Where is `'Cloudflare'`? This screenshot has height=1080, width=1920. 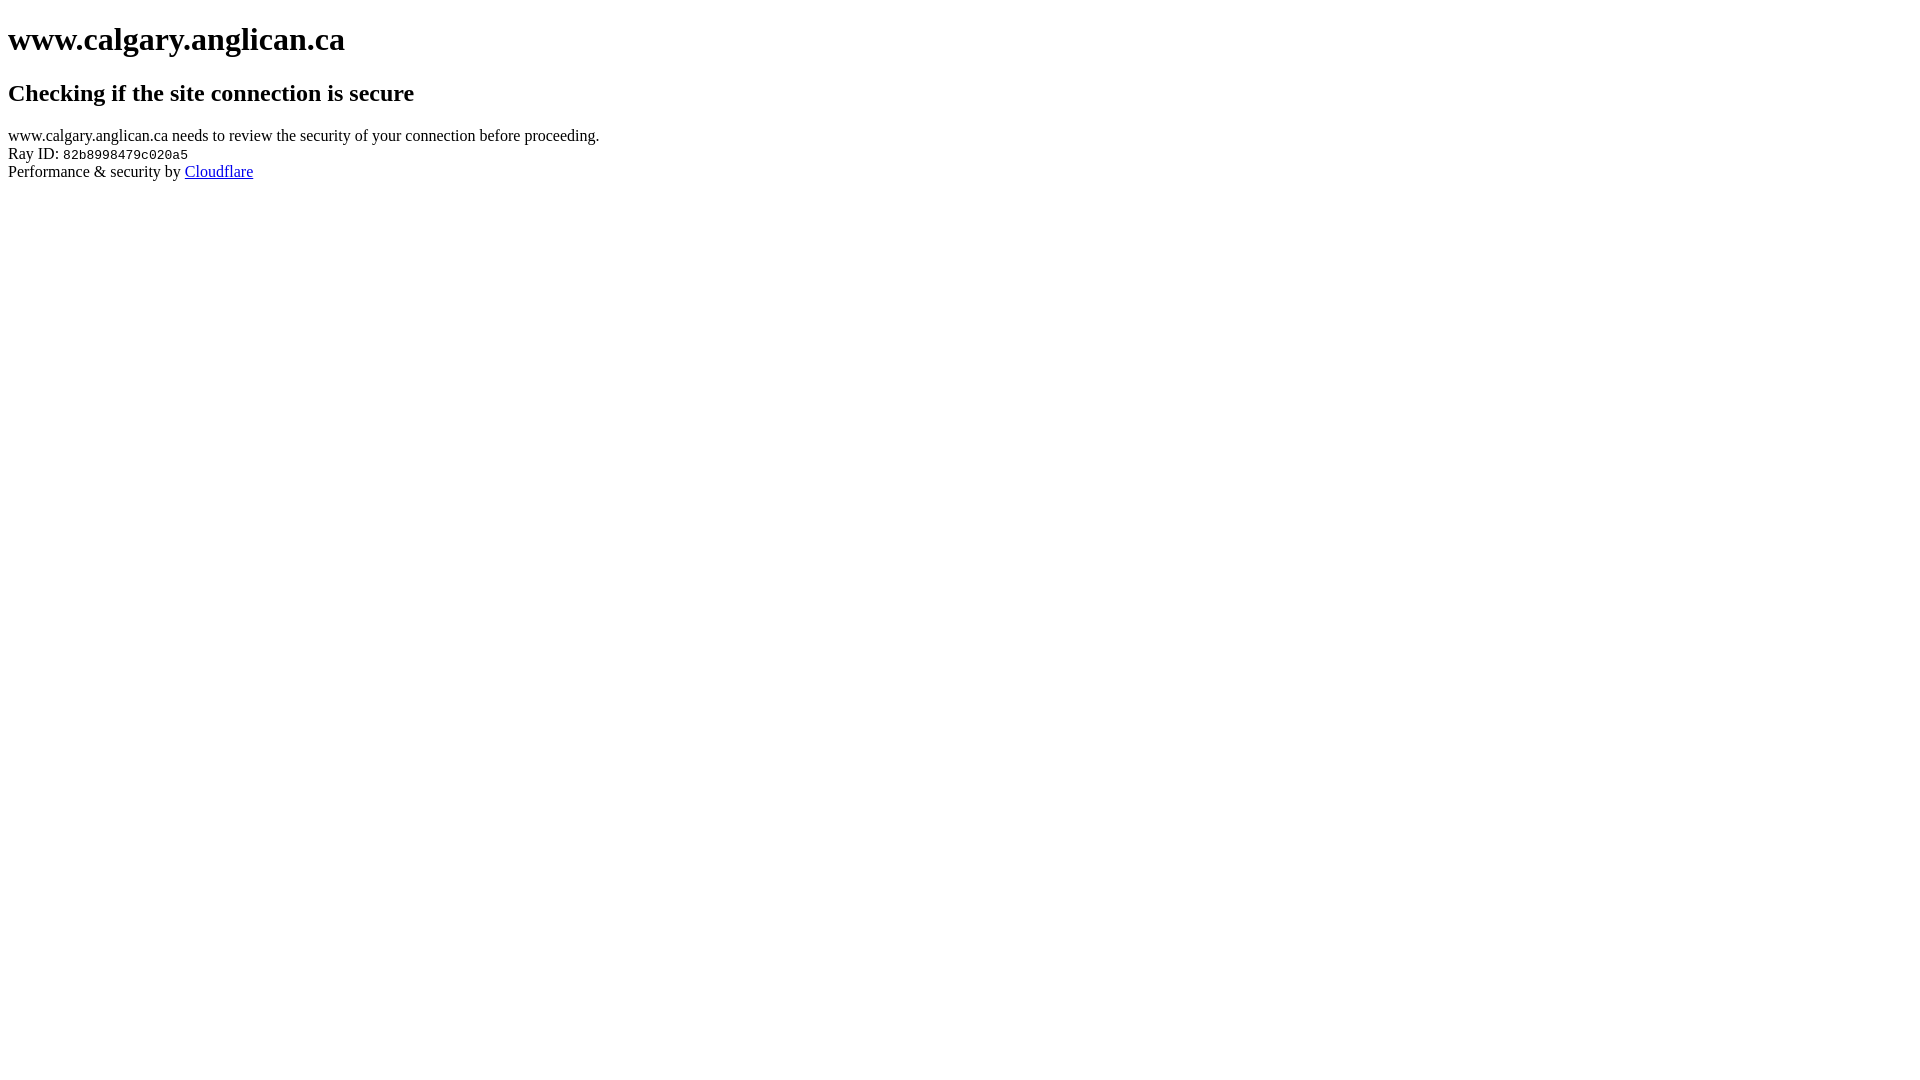 'Cloudflare' is located at coordinates (219, 170).